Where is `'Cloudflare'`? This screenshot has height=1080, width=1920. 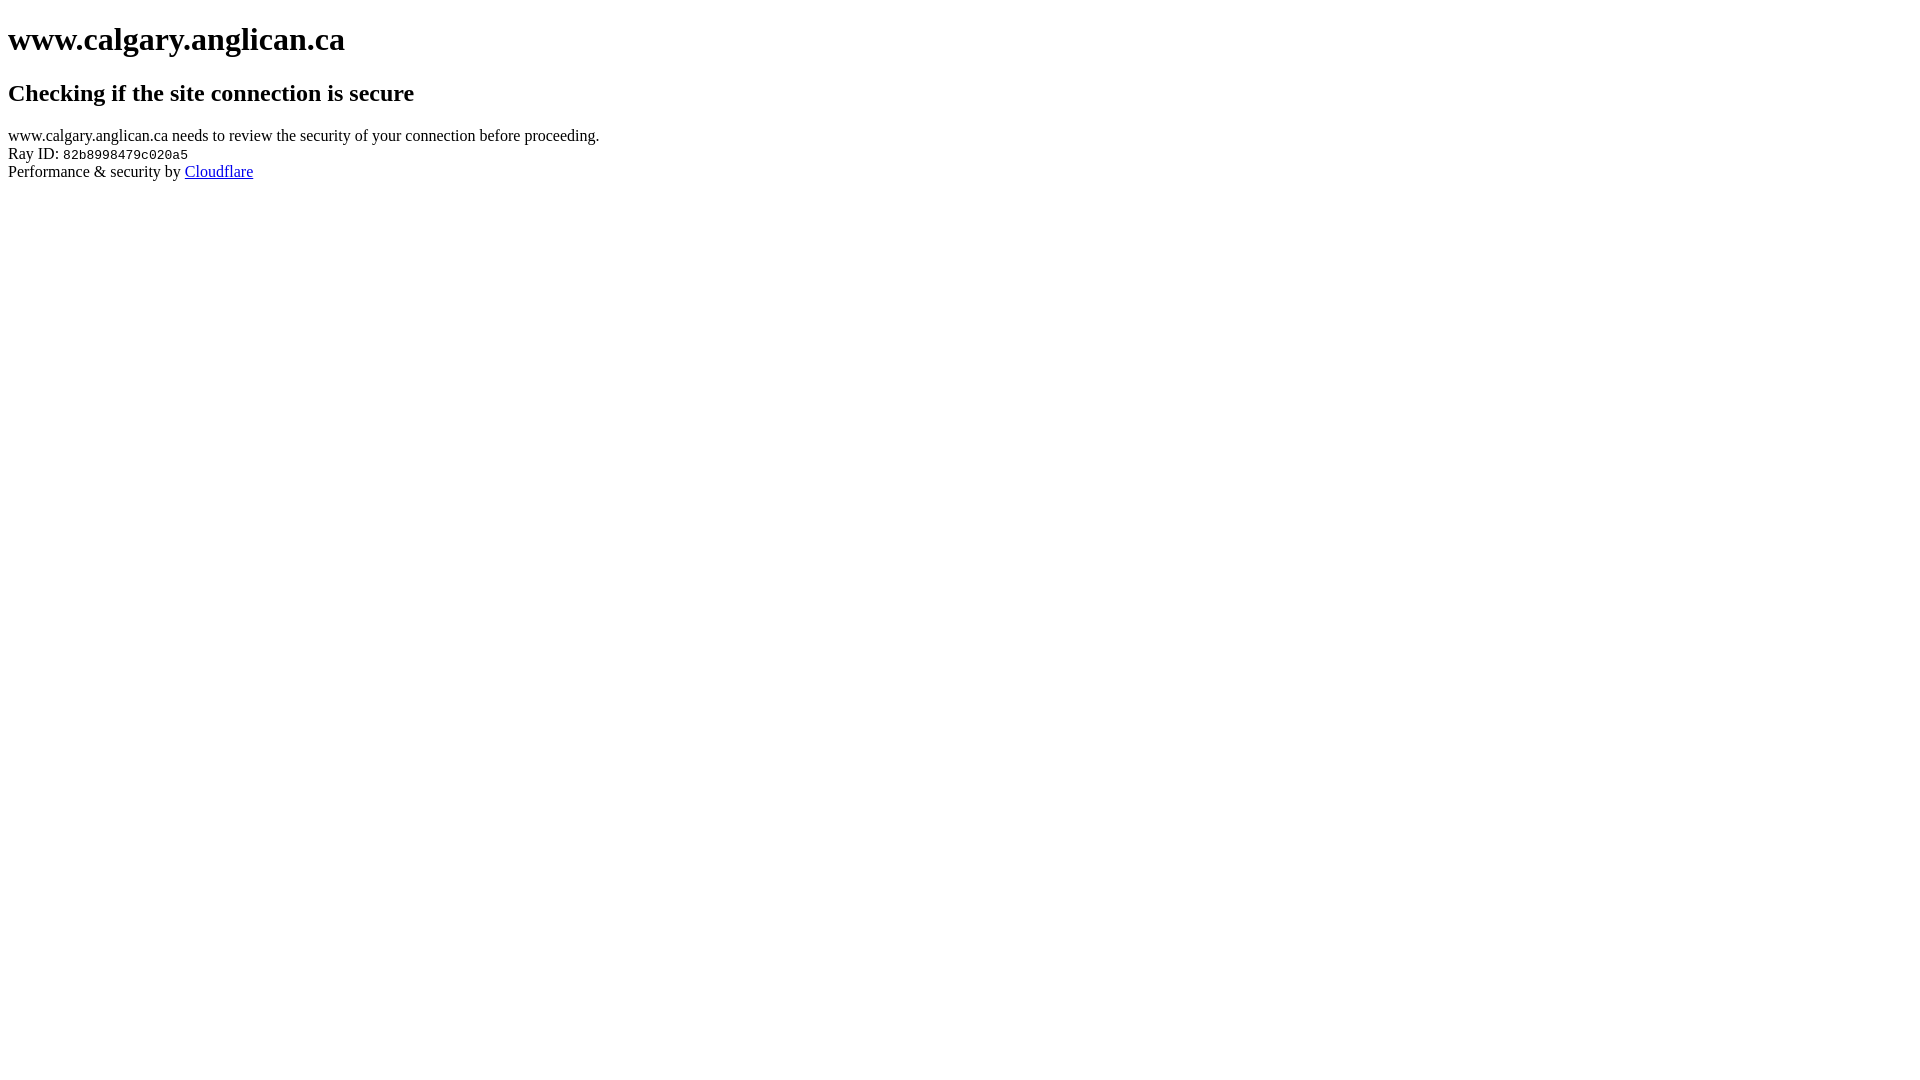 'Cloudflare' is located at coordinates (219, 170).